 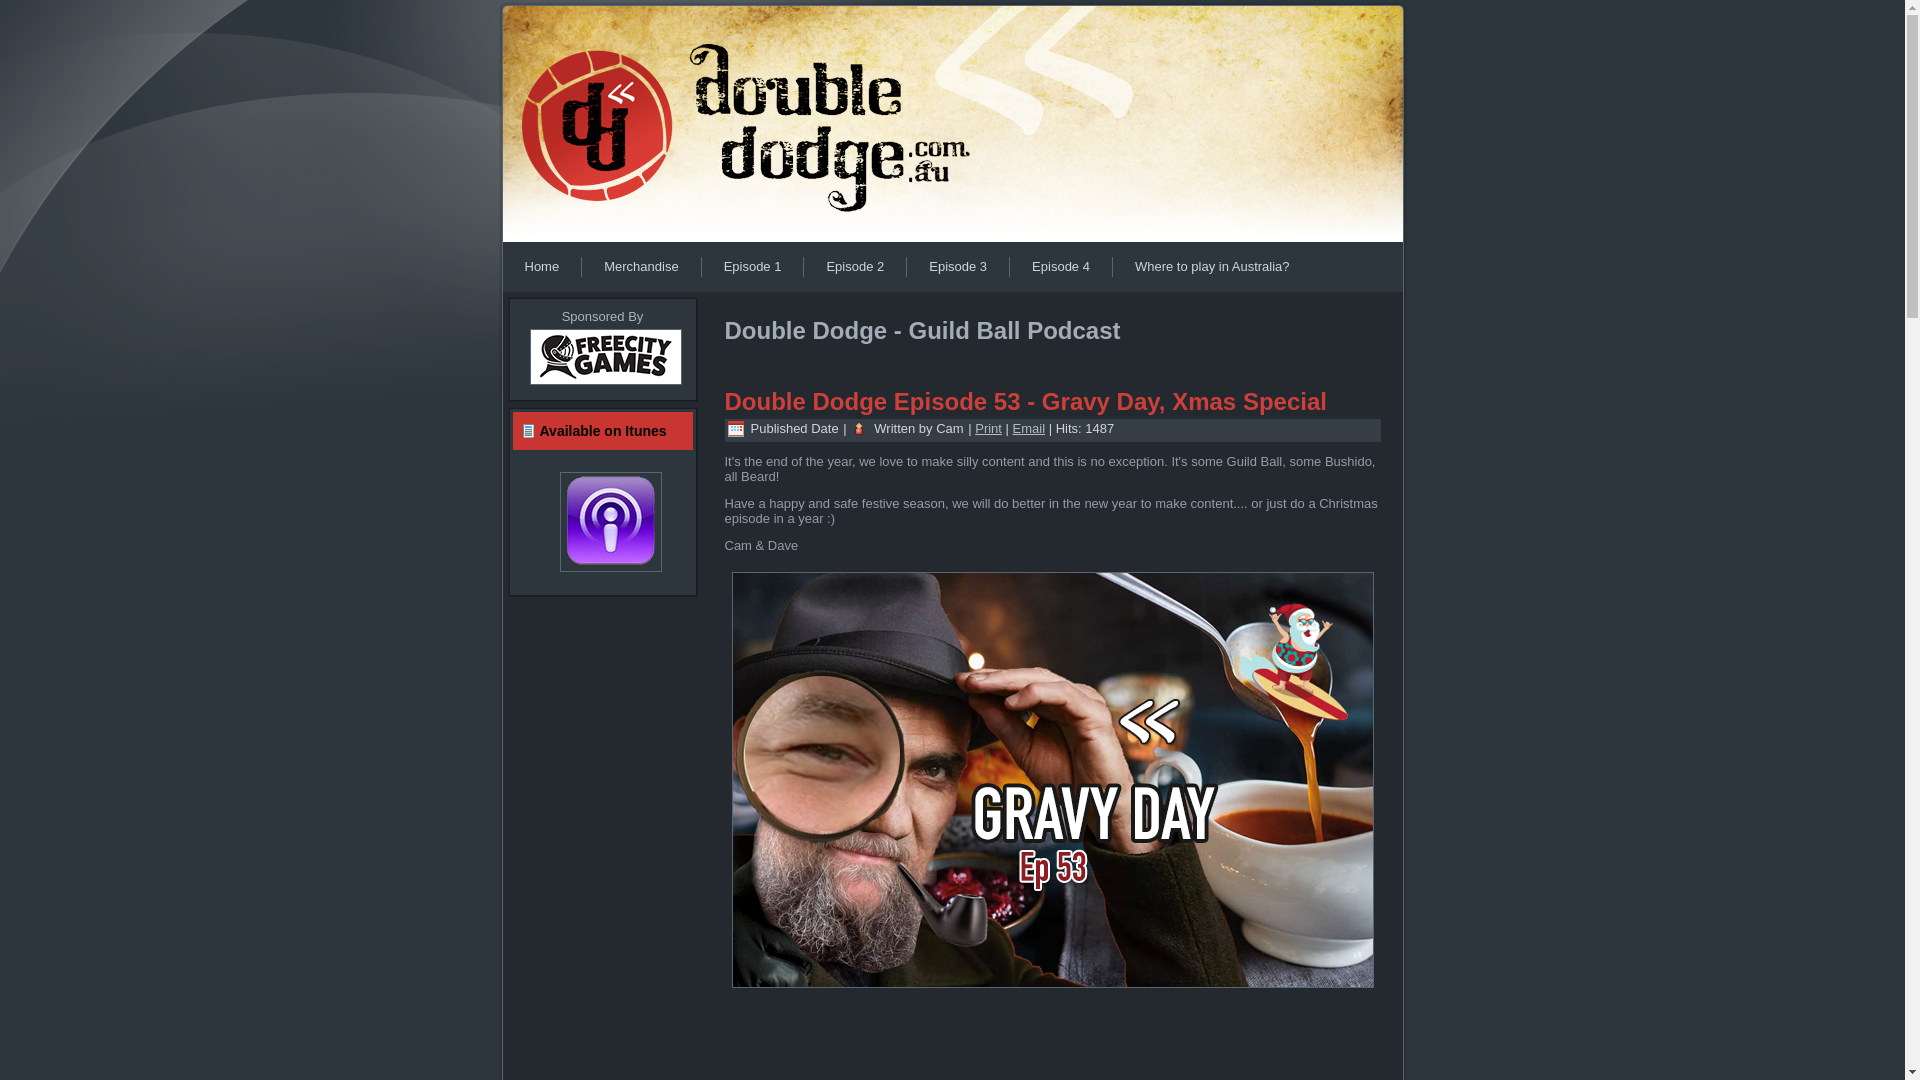 I want to click on 'Episode 2', so click(x=804, y=265).